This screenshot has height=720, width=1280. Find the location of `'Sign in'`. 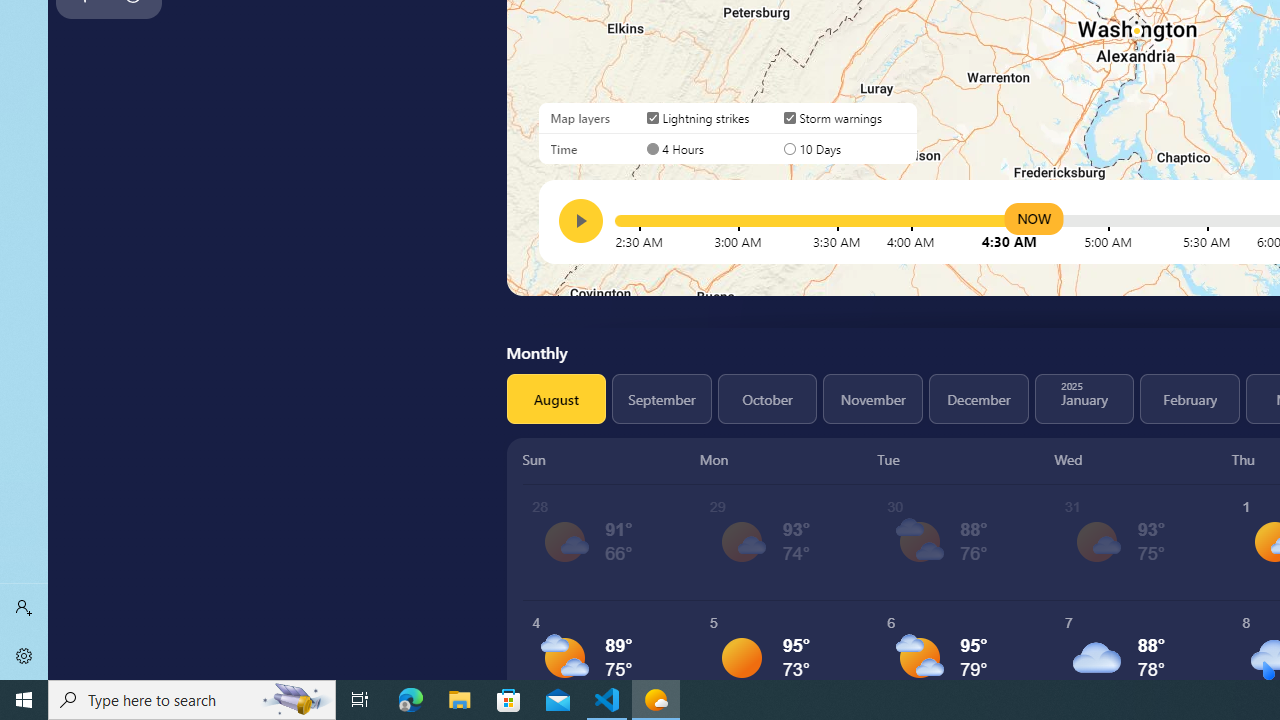

'Sign in' is located at coordinates (24, 607).